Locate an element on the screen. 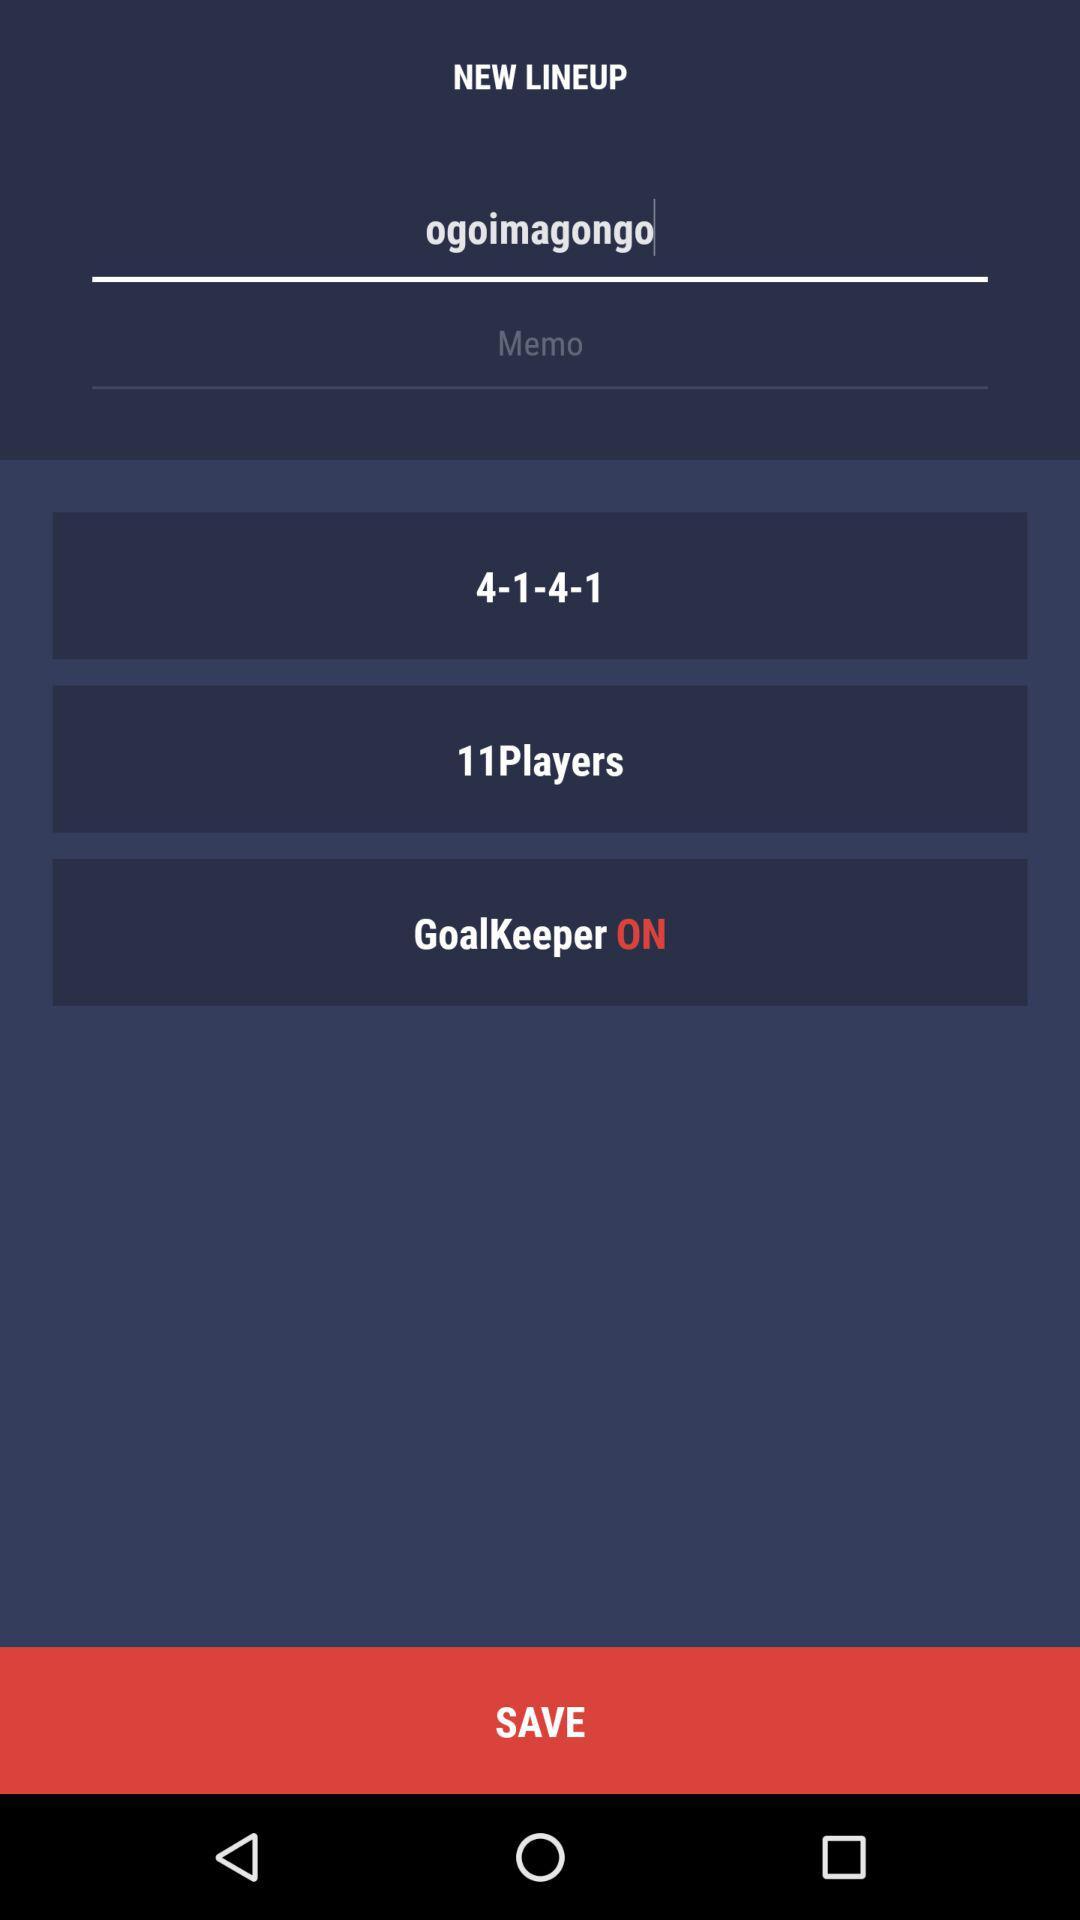  the 11players icon is located at coordinates (540, 757).